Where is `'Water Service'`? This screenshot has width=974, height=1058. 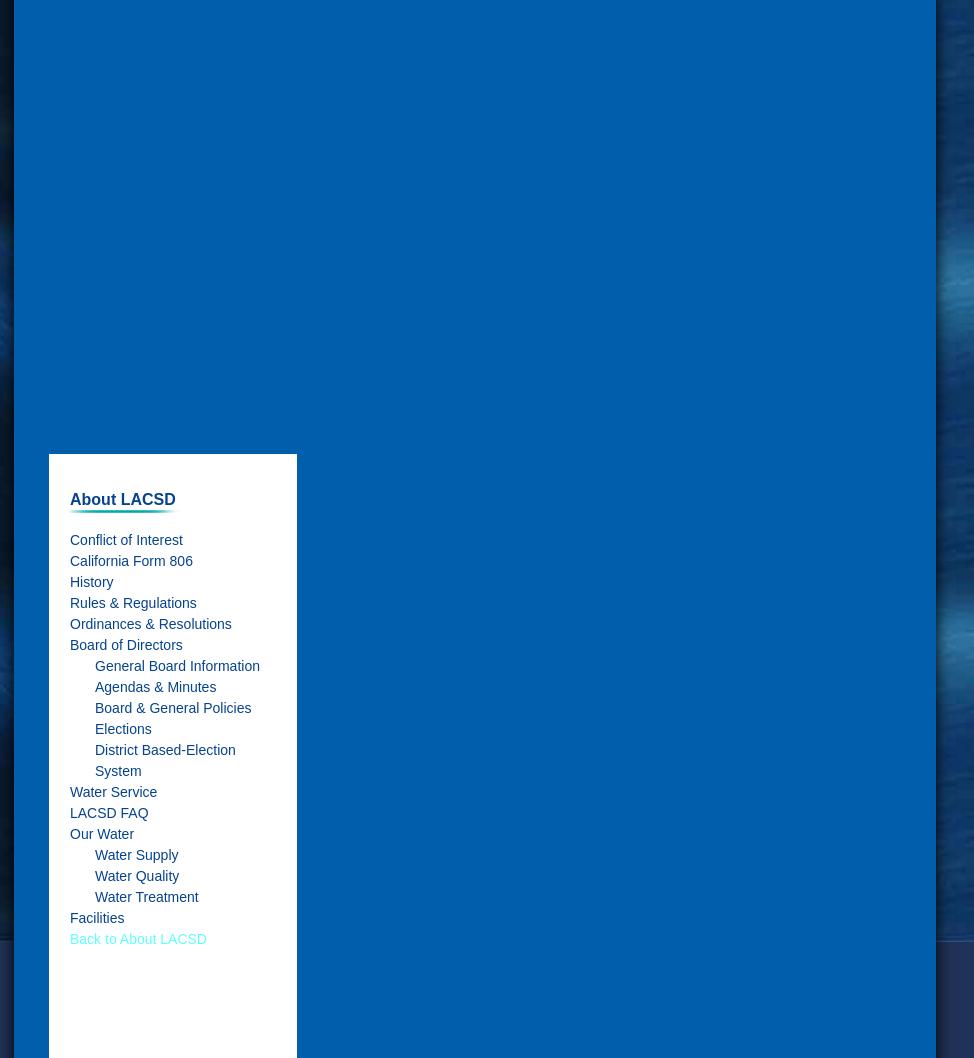
'Water Service' is located at coordinates (112, 790).